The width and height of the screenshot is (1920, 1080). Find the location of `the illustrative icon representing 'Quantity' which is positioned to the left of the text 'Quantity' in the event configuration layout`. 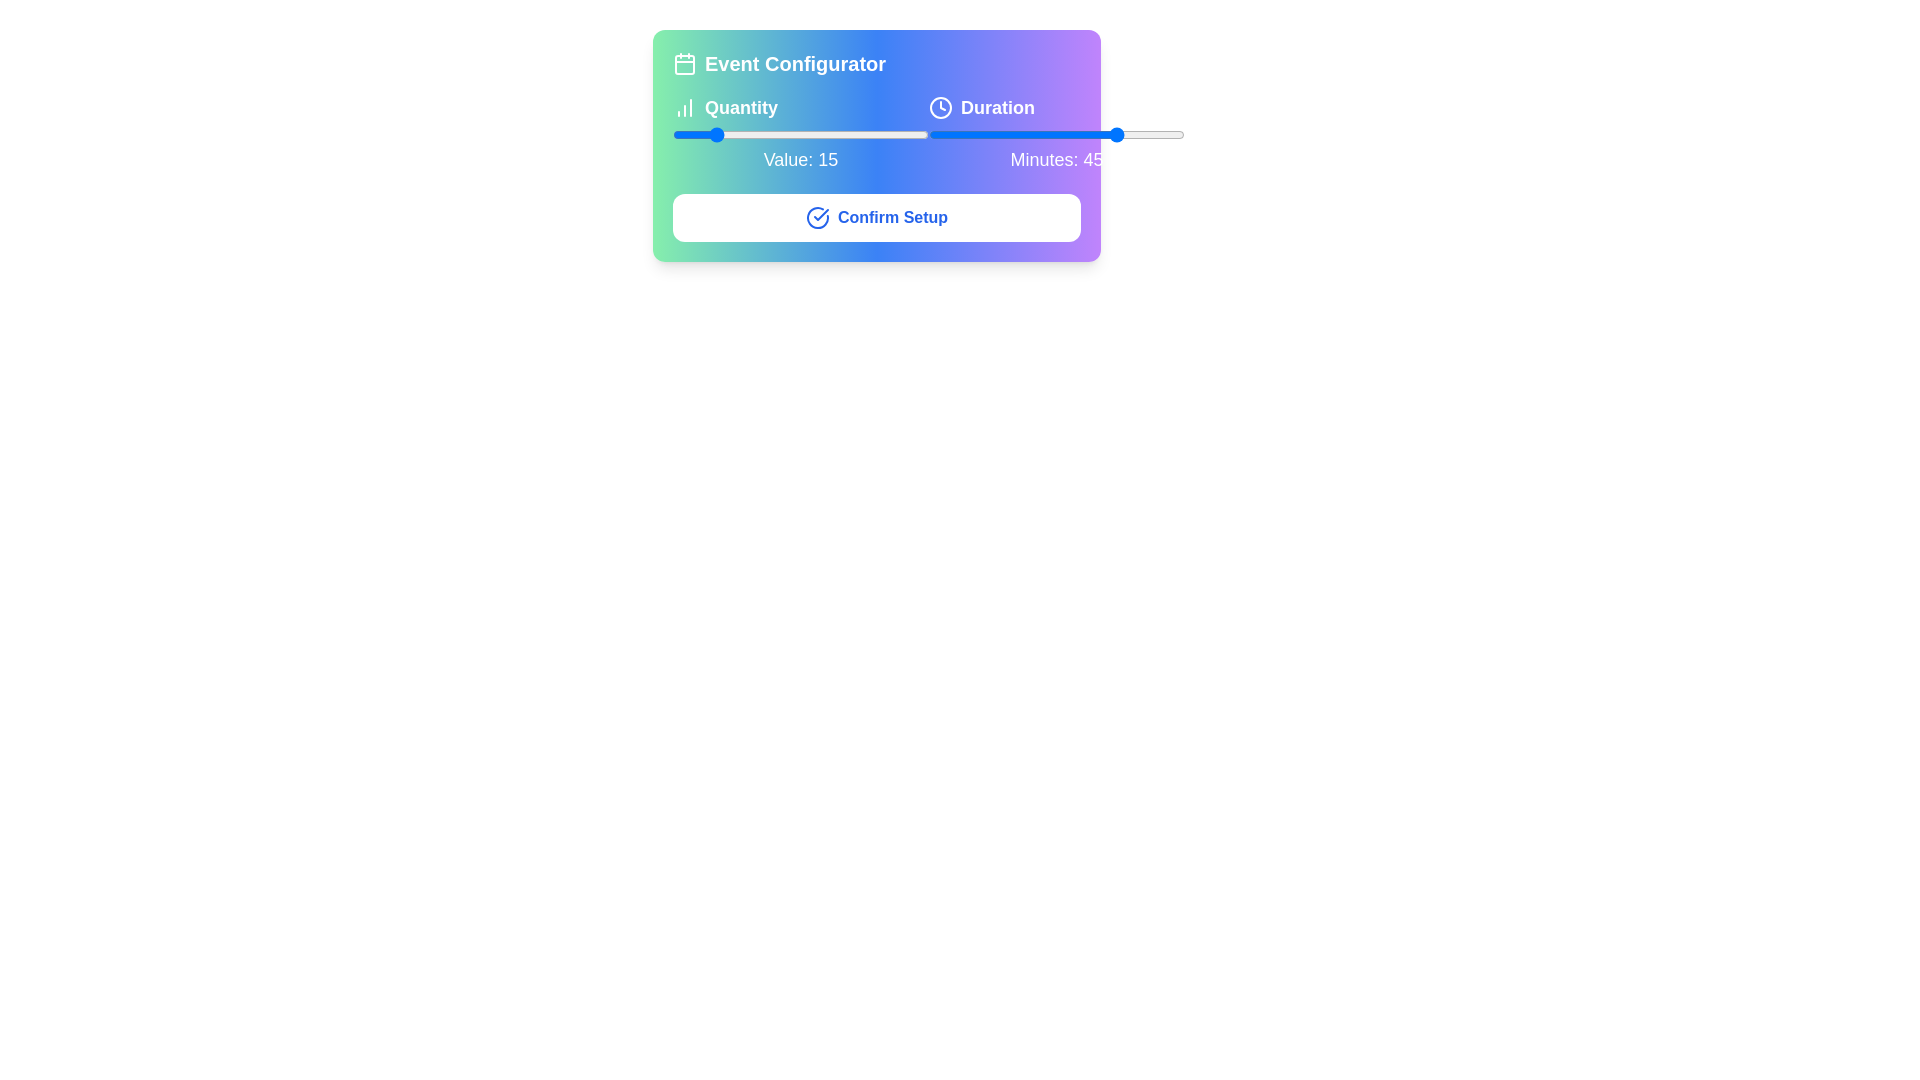

the illustrative icon representing 'Quantity' which is positioned to the left of the text 'Quantity' in the event configuration layout is located at coordinates (685, 108).